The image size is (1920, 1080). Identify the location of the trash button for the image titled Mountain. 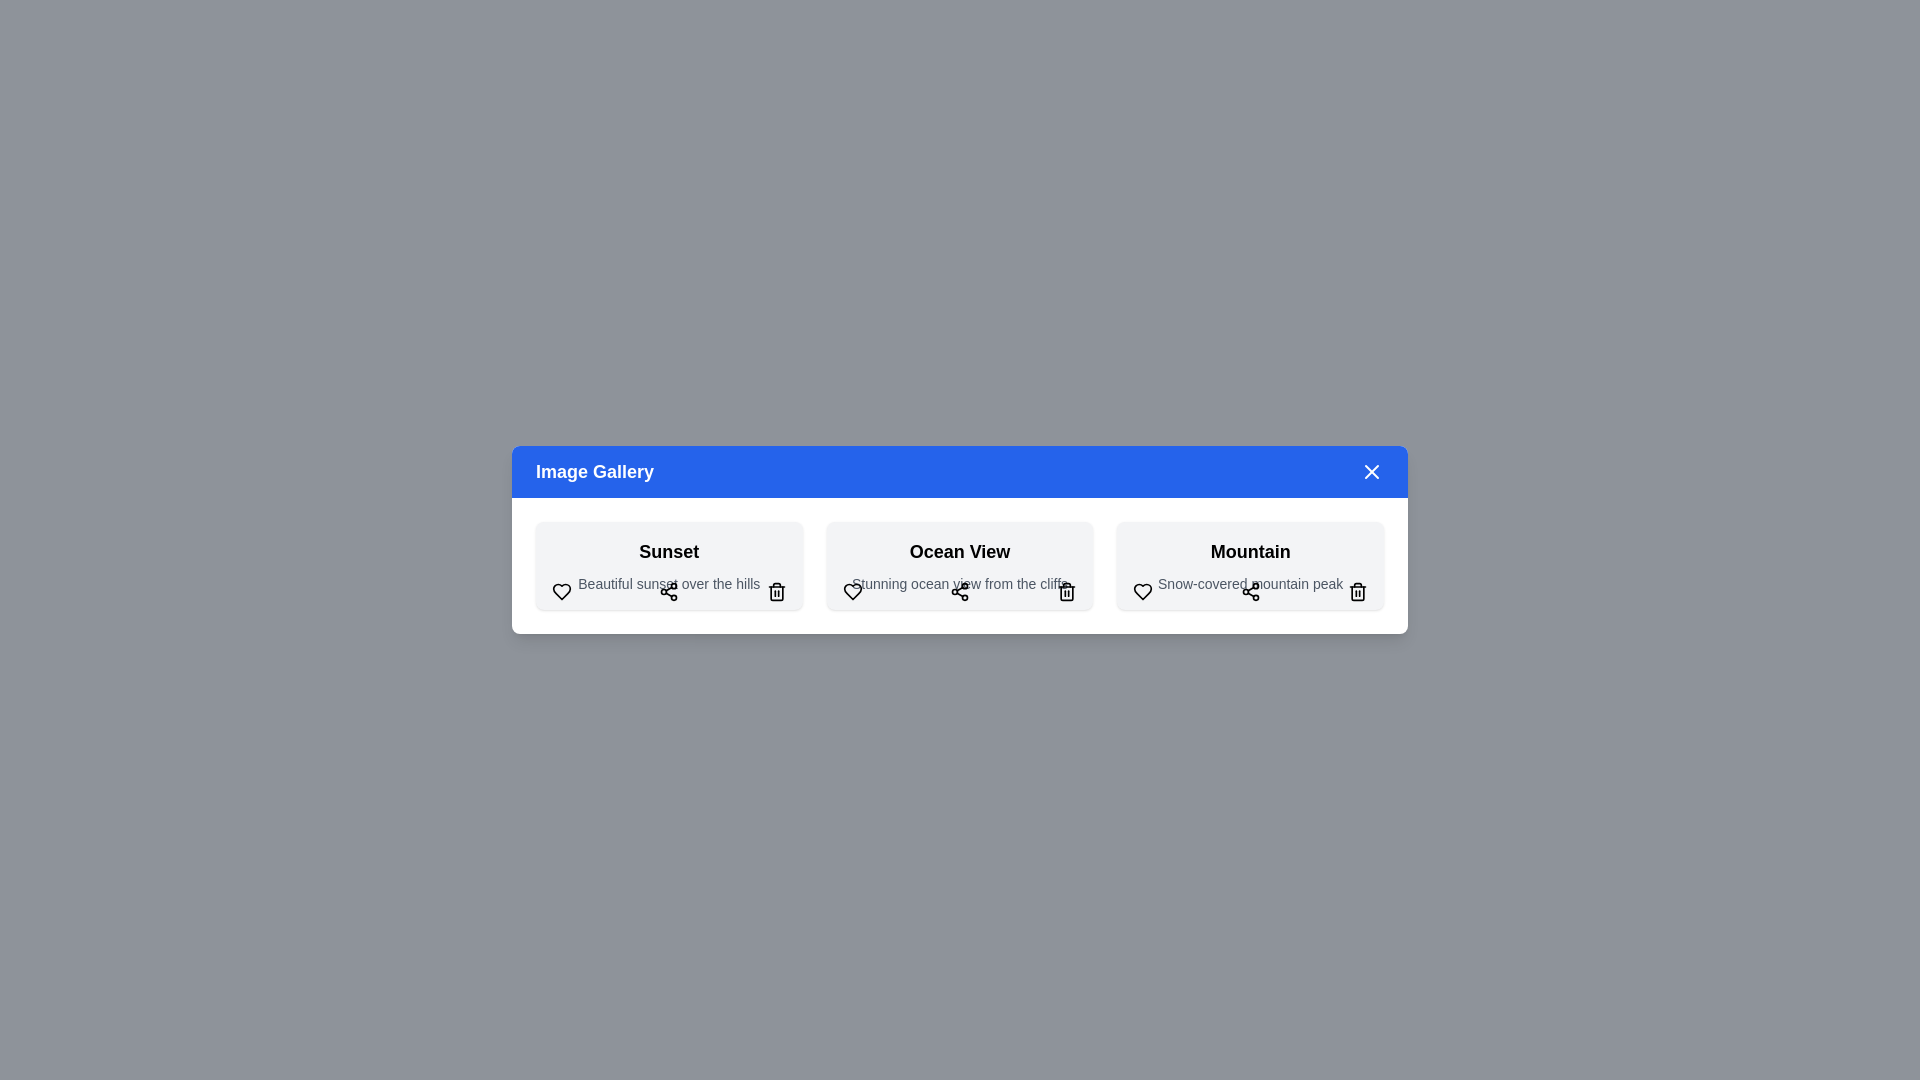
(1358, 590).